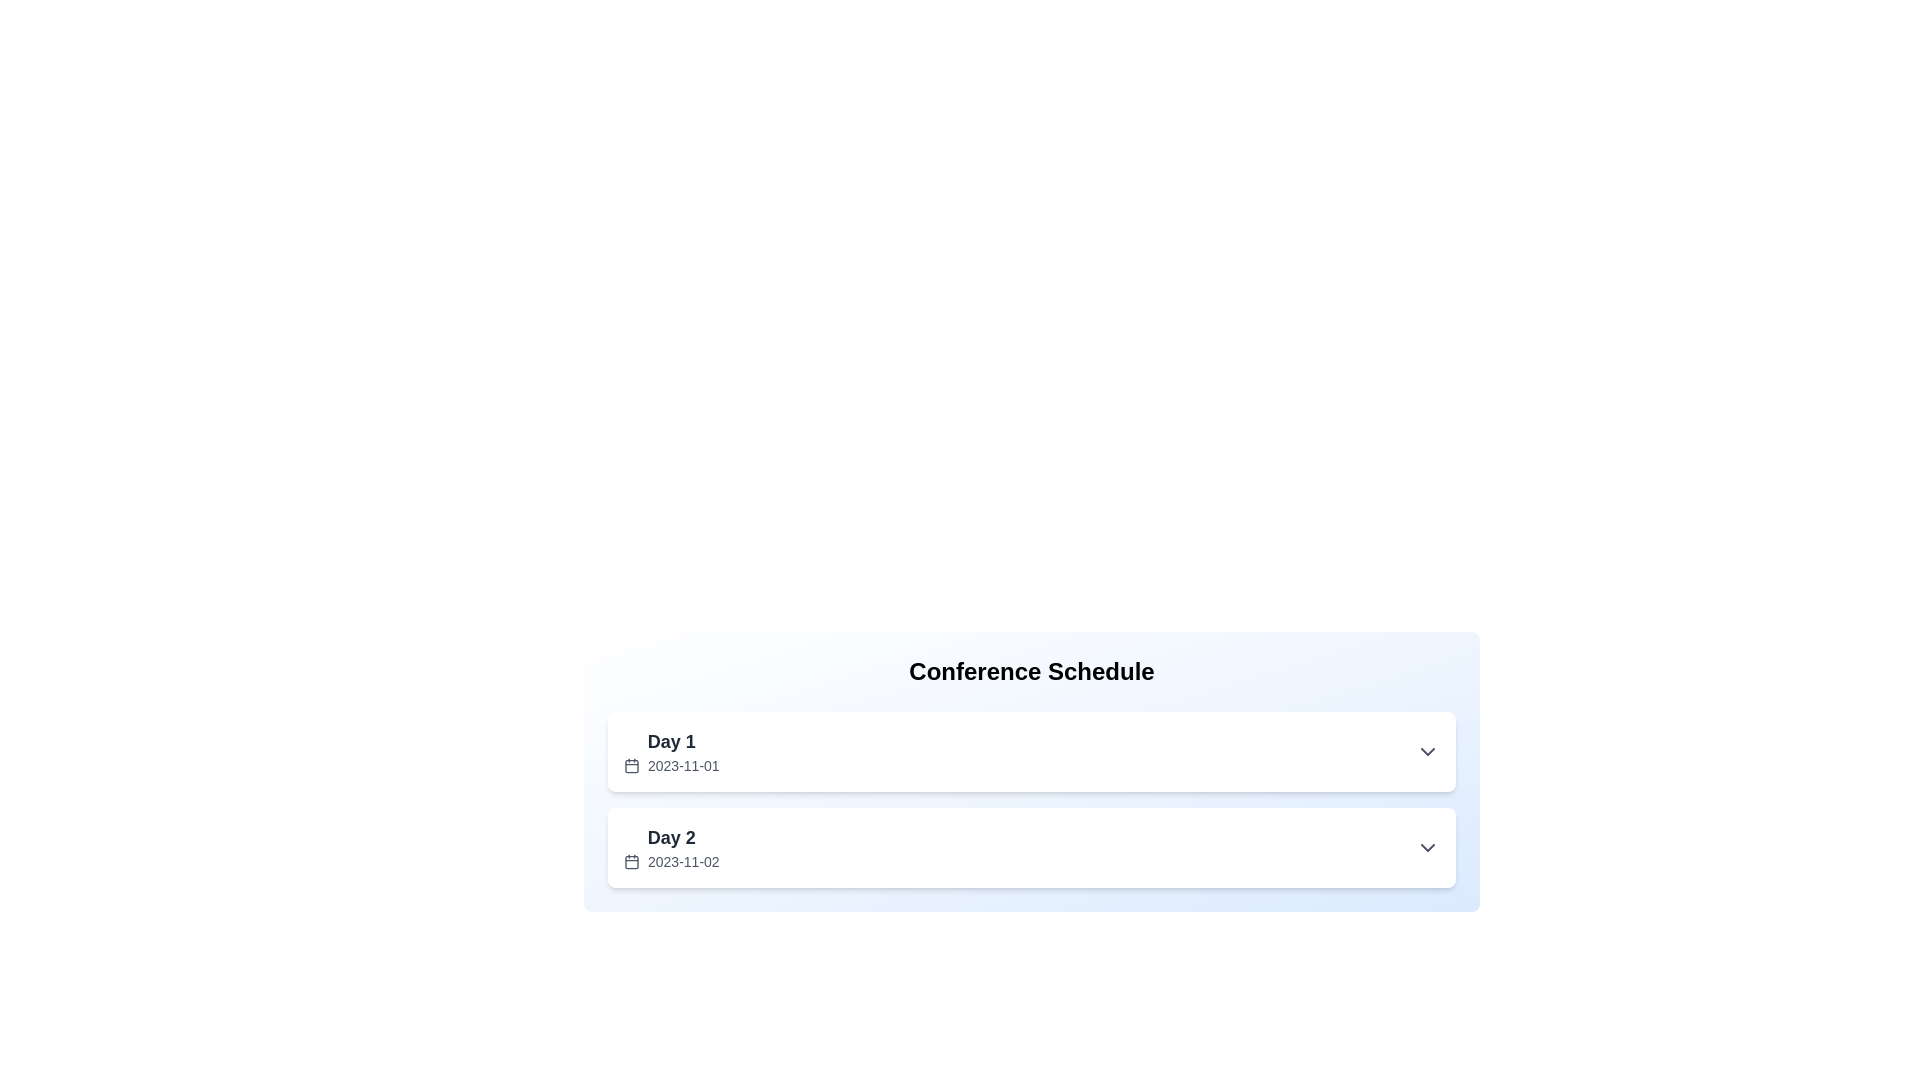 This screenshot has width=1920, height=1080. Describe the element at coordinates (631, 860) in the screenshot. I see `the calendar icon, which is a minimalistic, outlined design located to the left of the date text '2023-11-02' in the second row of a schedule list` at that location.